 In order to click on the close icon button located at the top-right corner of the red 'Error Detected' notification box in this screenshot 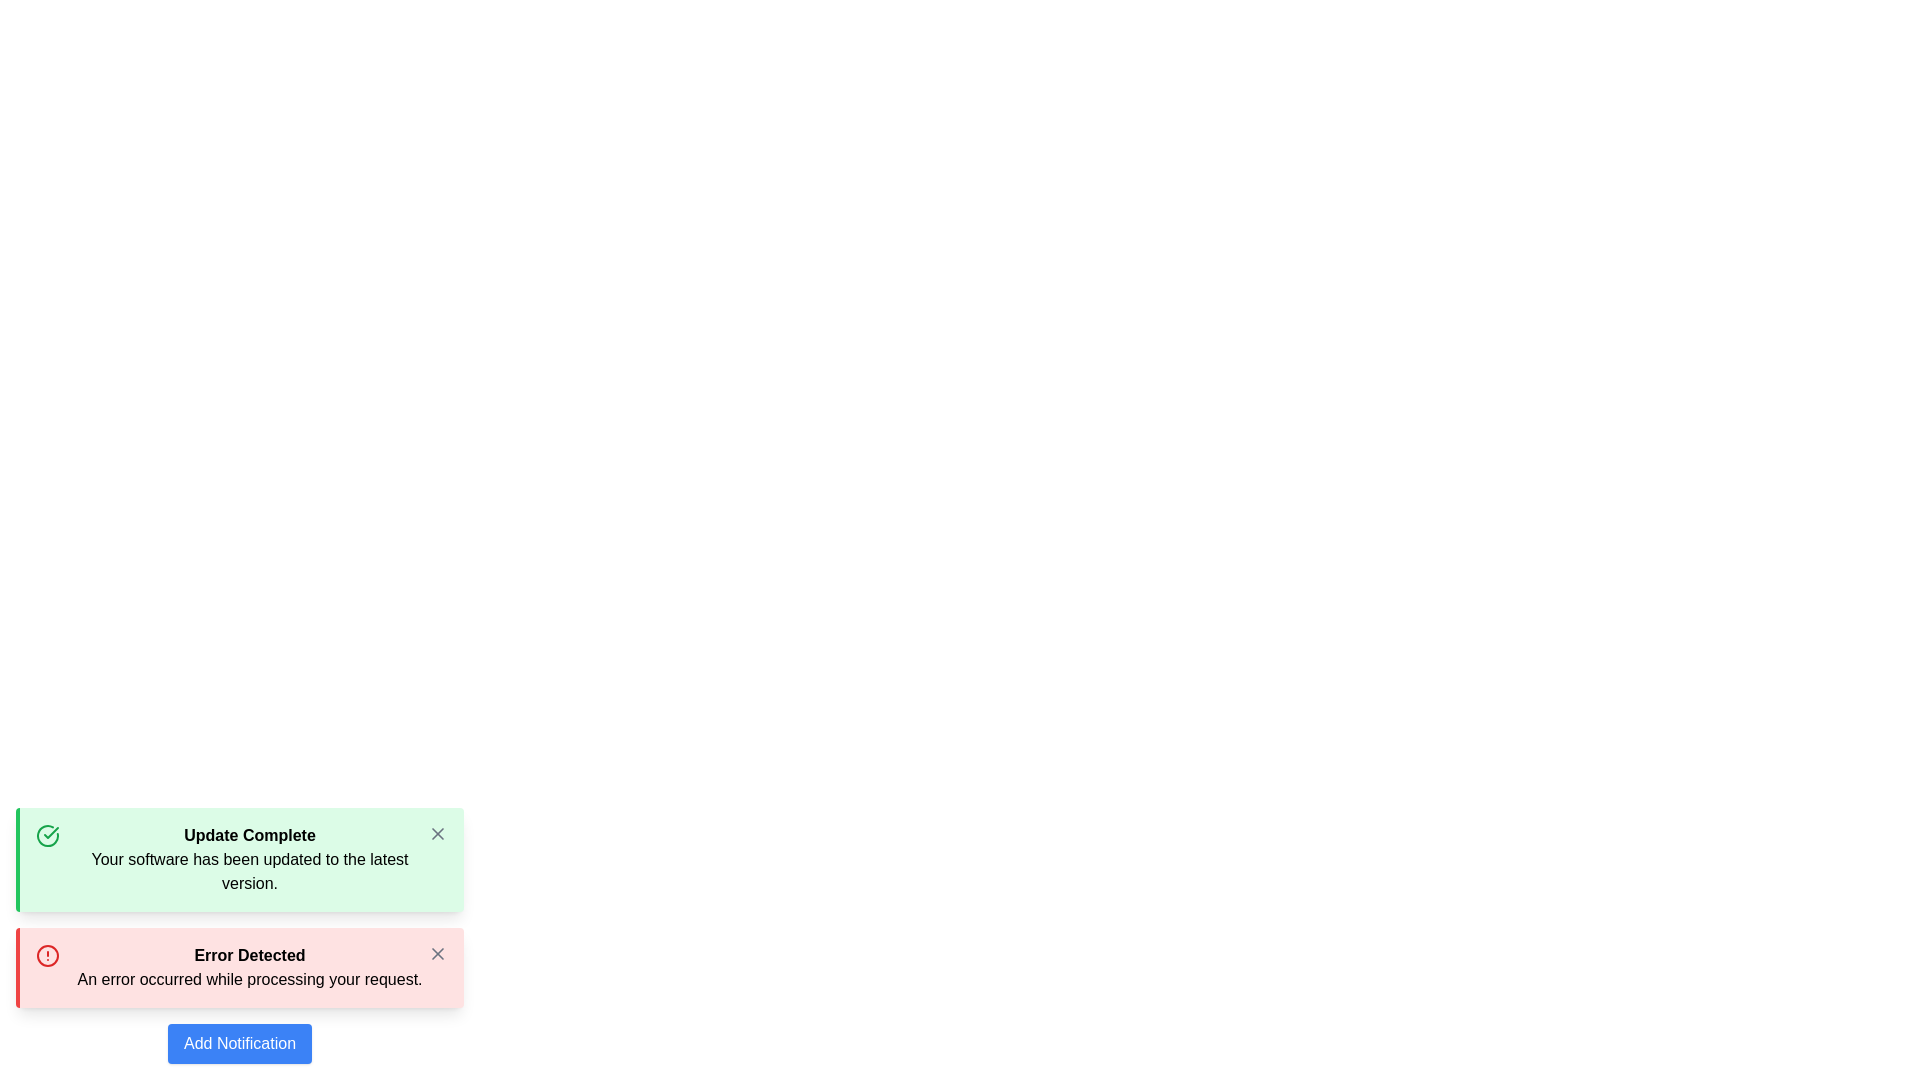, I will do `click(436, 952)`.